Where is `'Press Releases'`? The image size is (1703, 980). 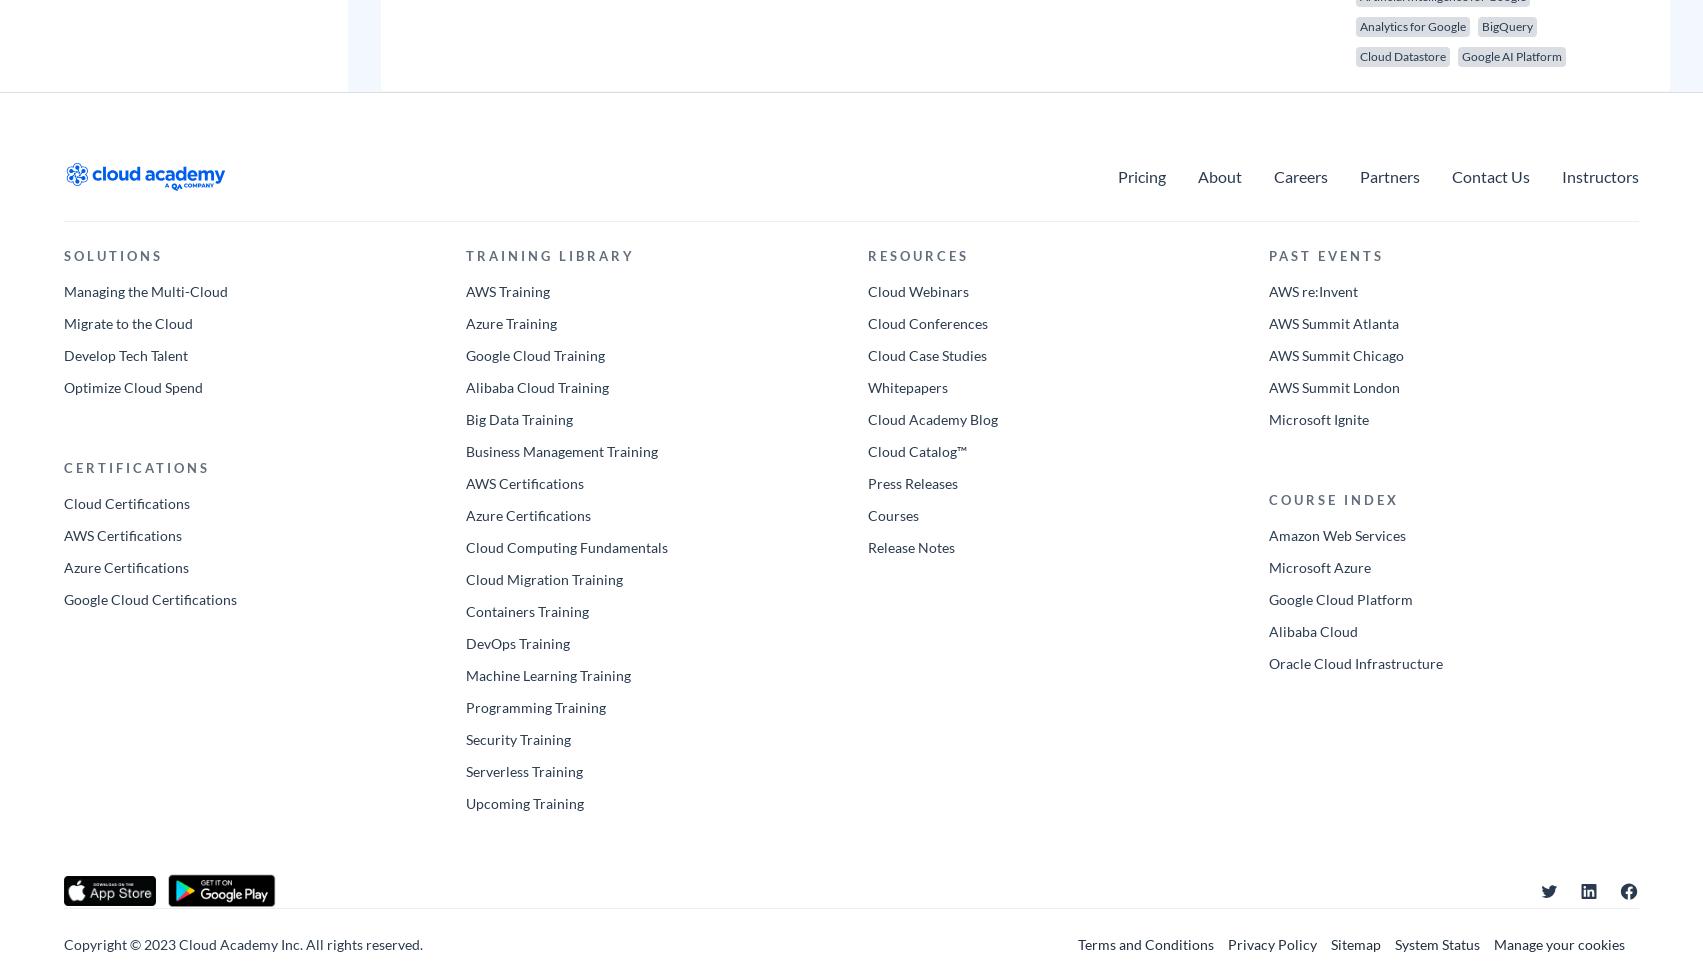 'Press Releases' is located at coordinates (910, 483).